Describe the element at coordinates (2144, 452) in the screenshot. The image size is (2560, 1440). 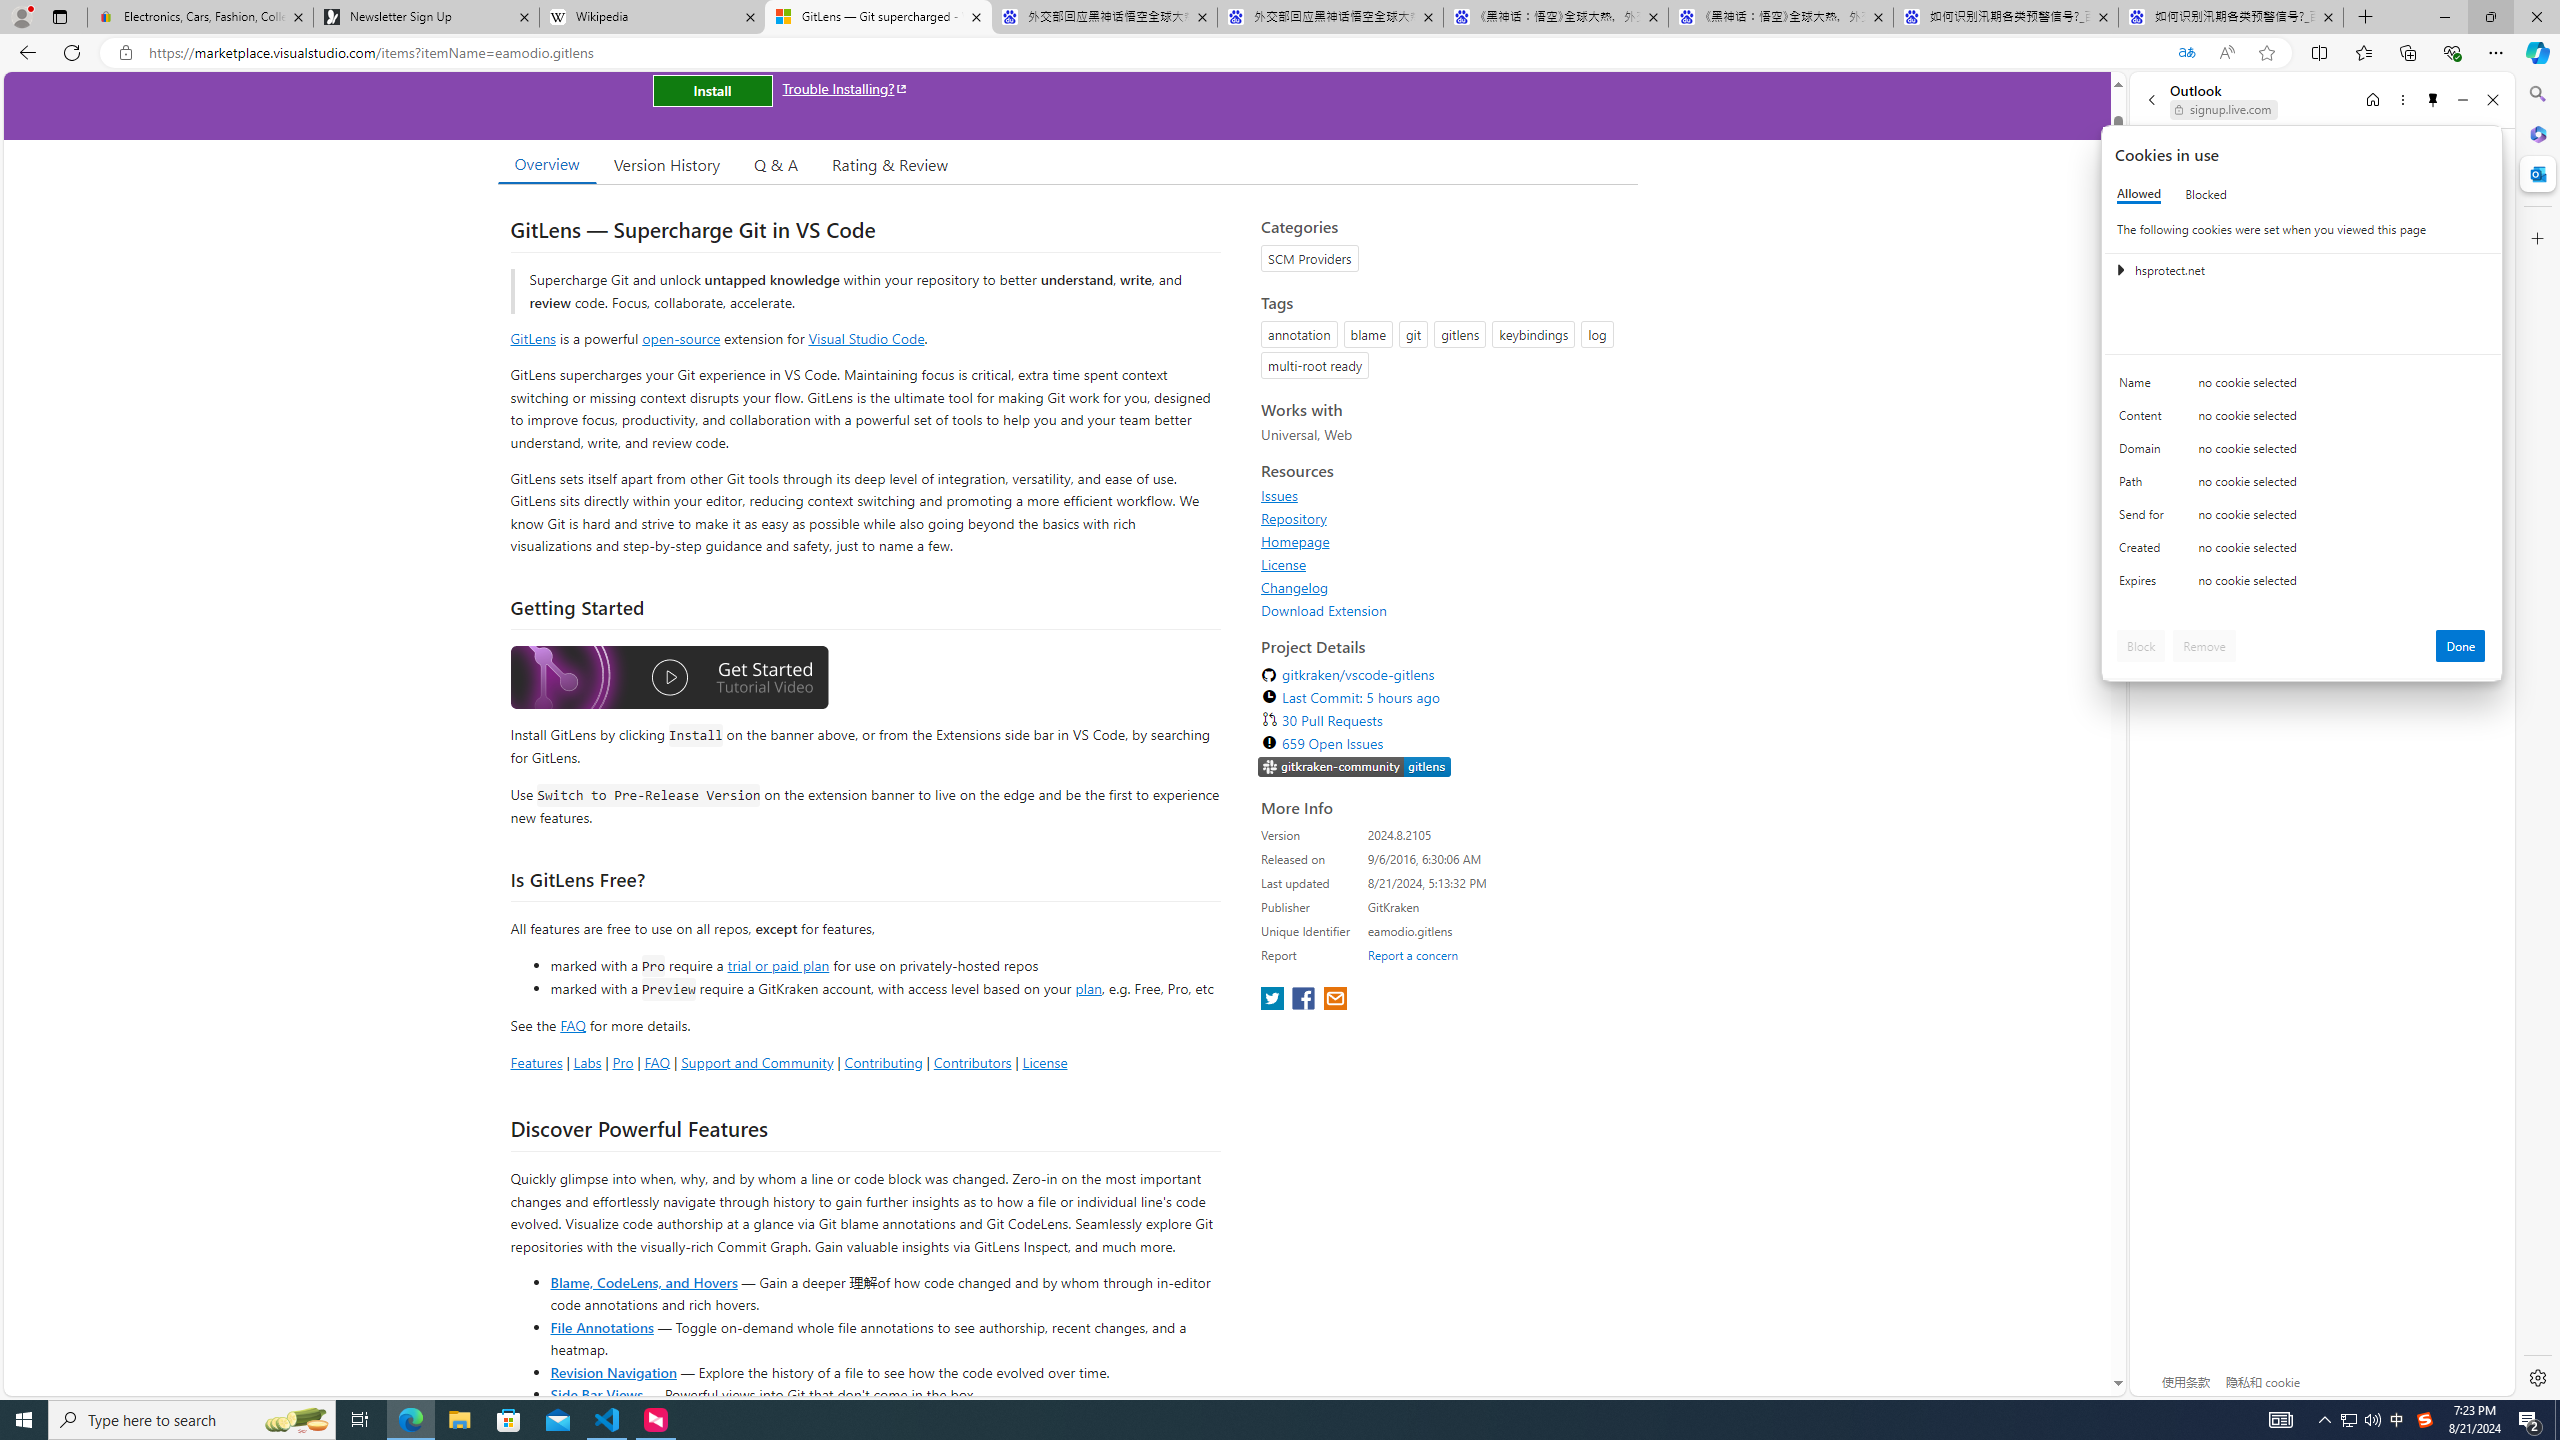
I see `'Domain'` at that location.